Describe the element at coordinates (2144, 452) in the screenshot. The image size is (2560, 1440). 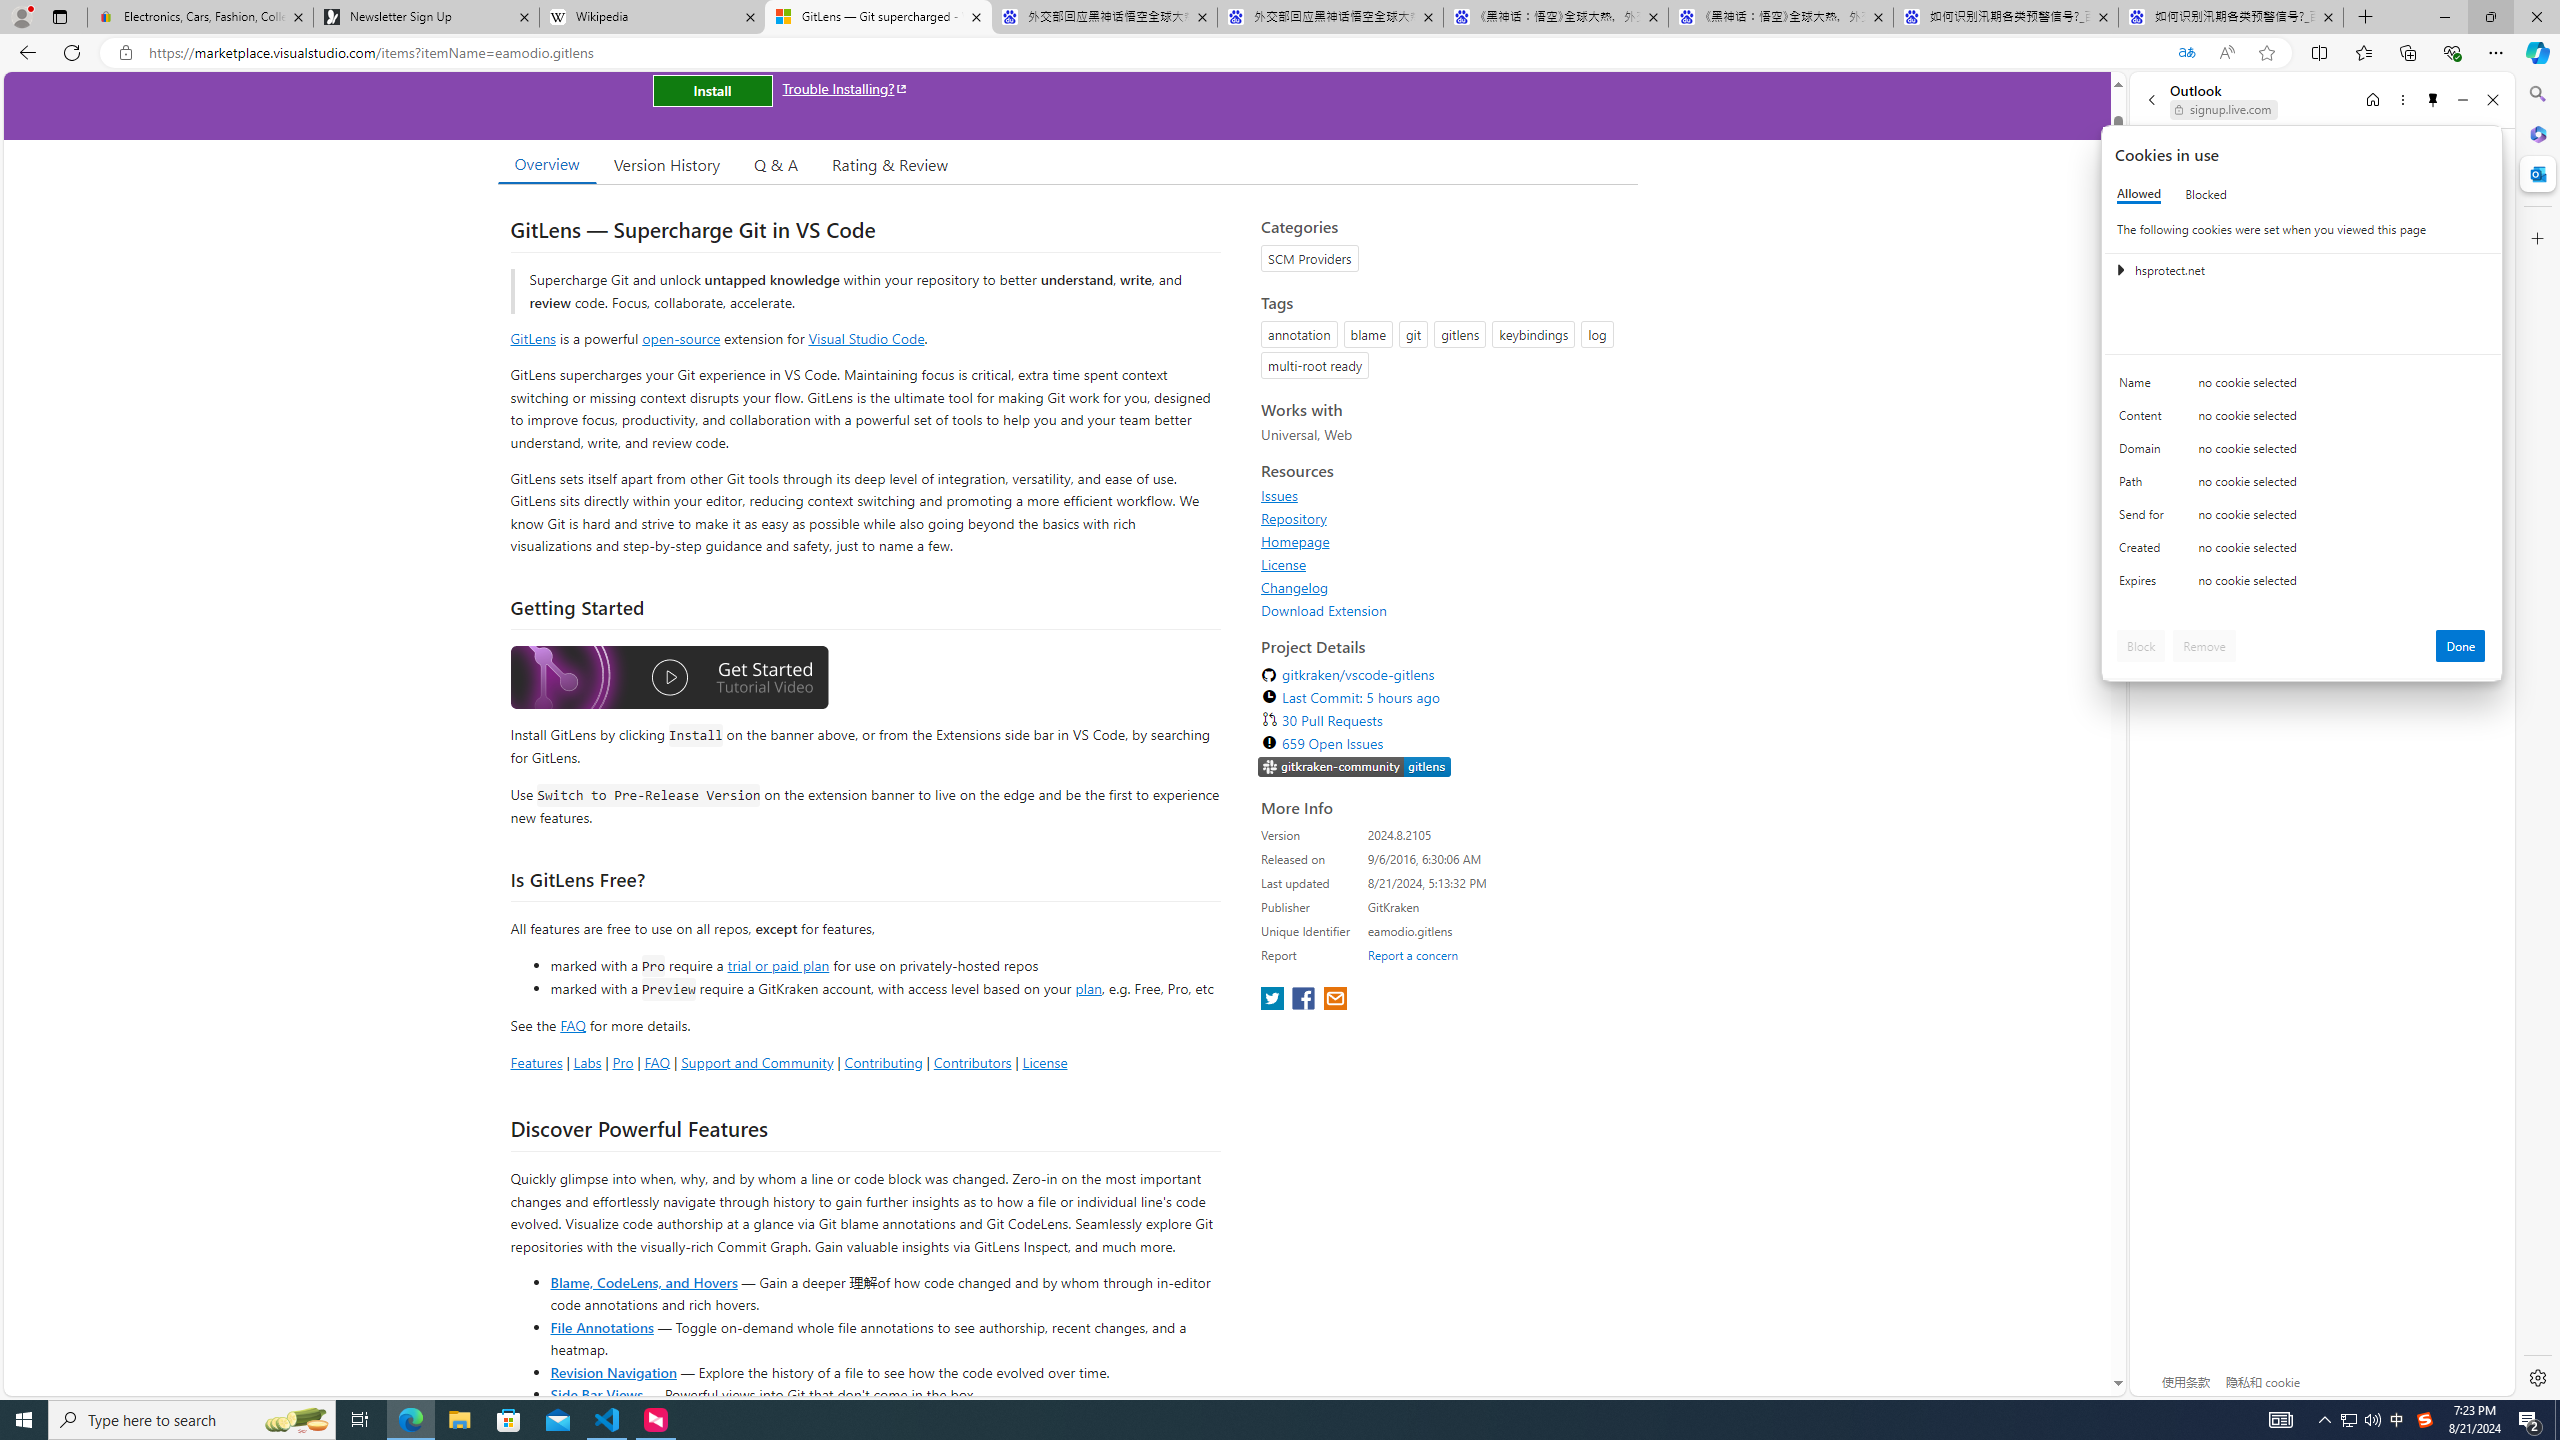
I see `'Domain'` at that location.